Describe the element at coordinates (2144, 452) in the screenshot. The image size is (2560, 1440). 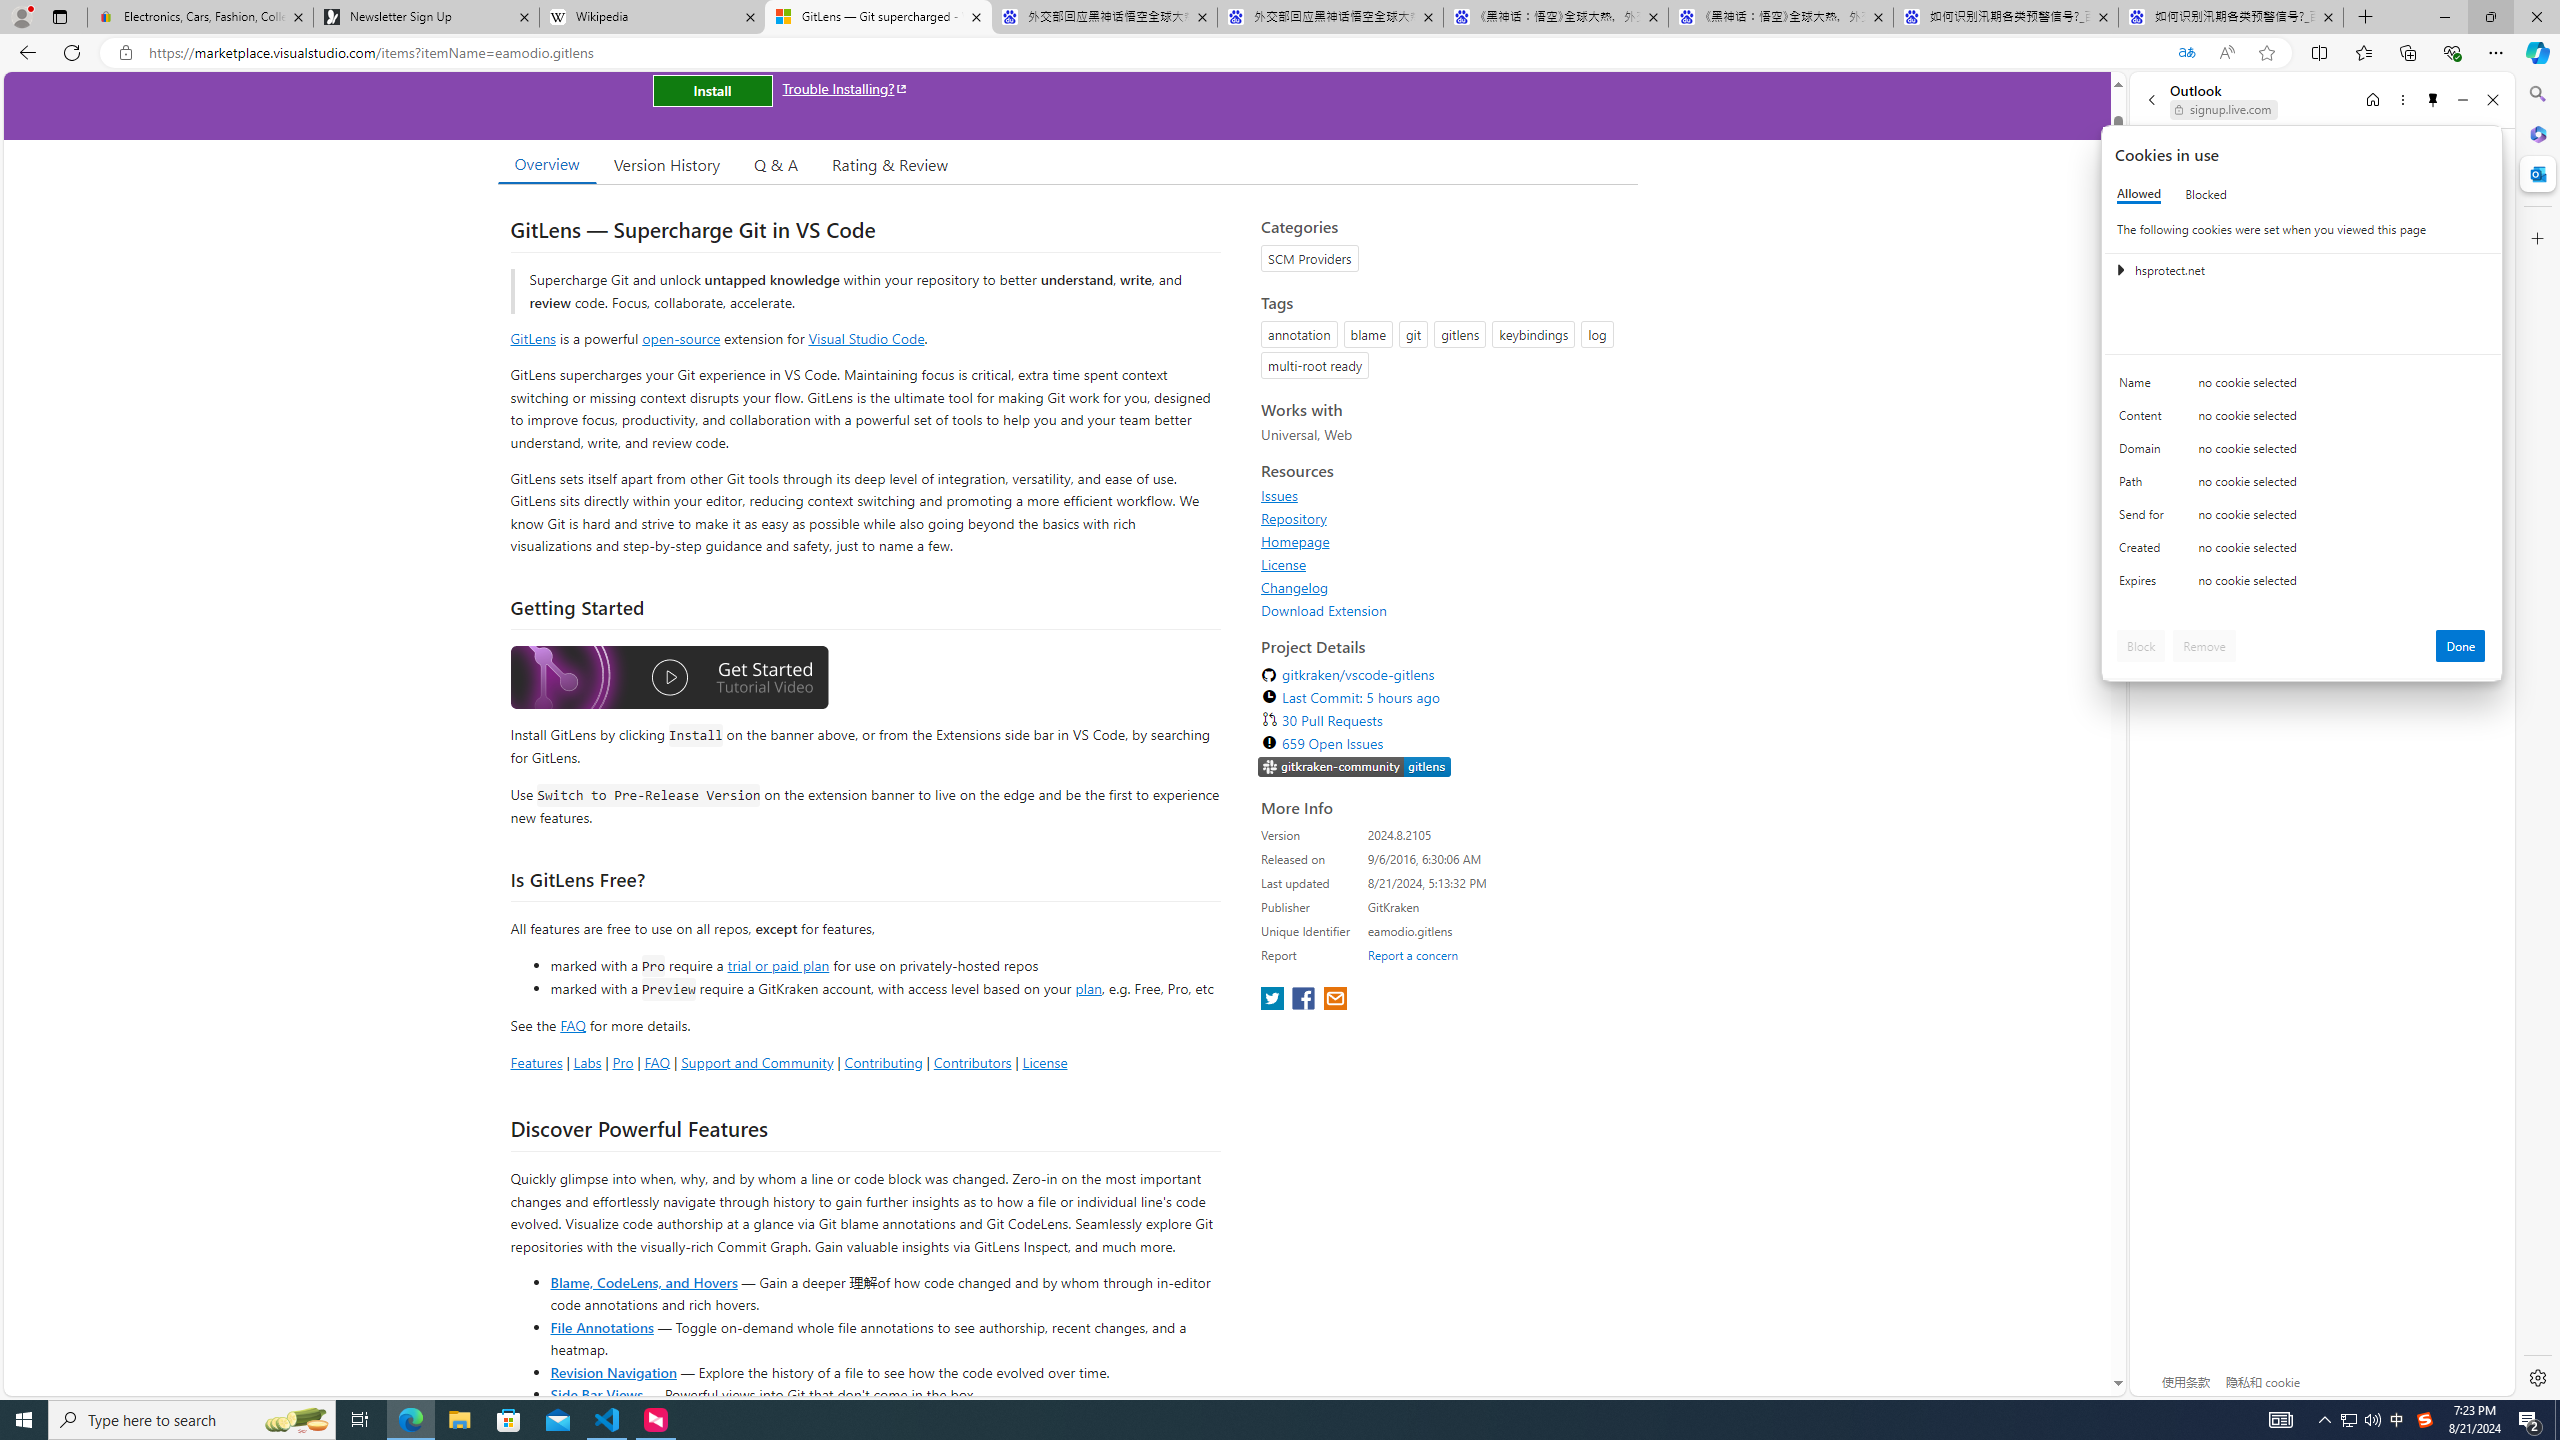
I see `'Domain'` at that location.